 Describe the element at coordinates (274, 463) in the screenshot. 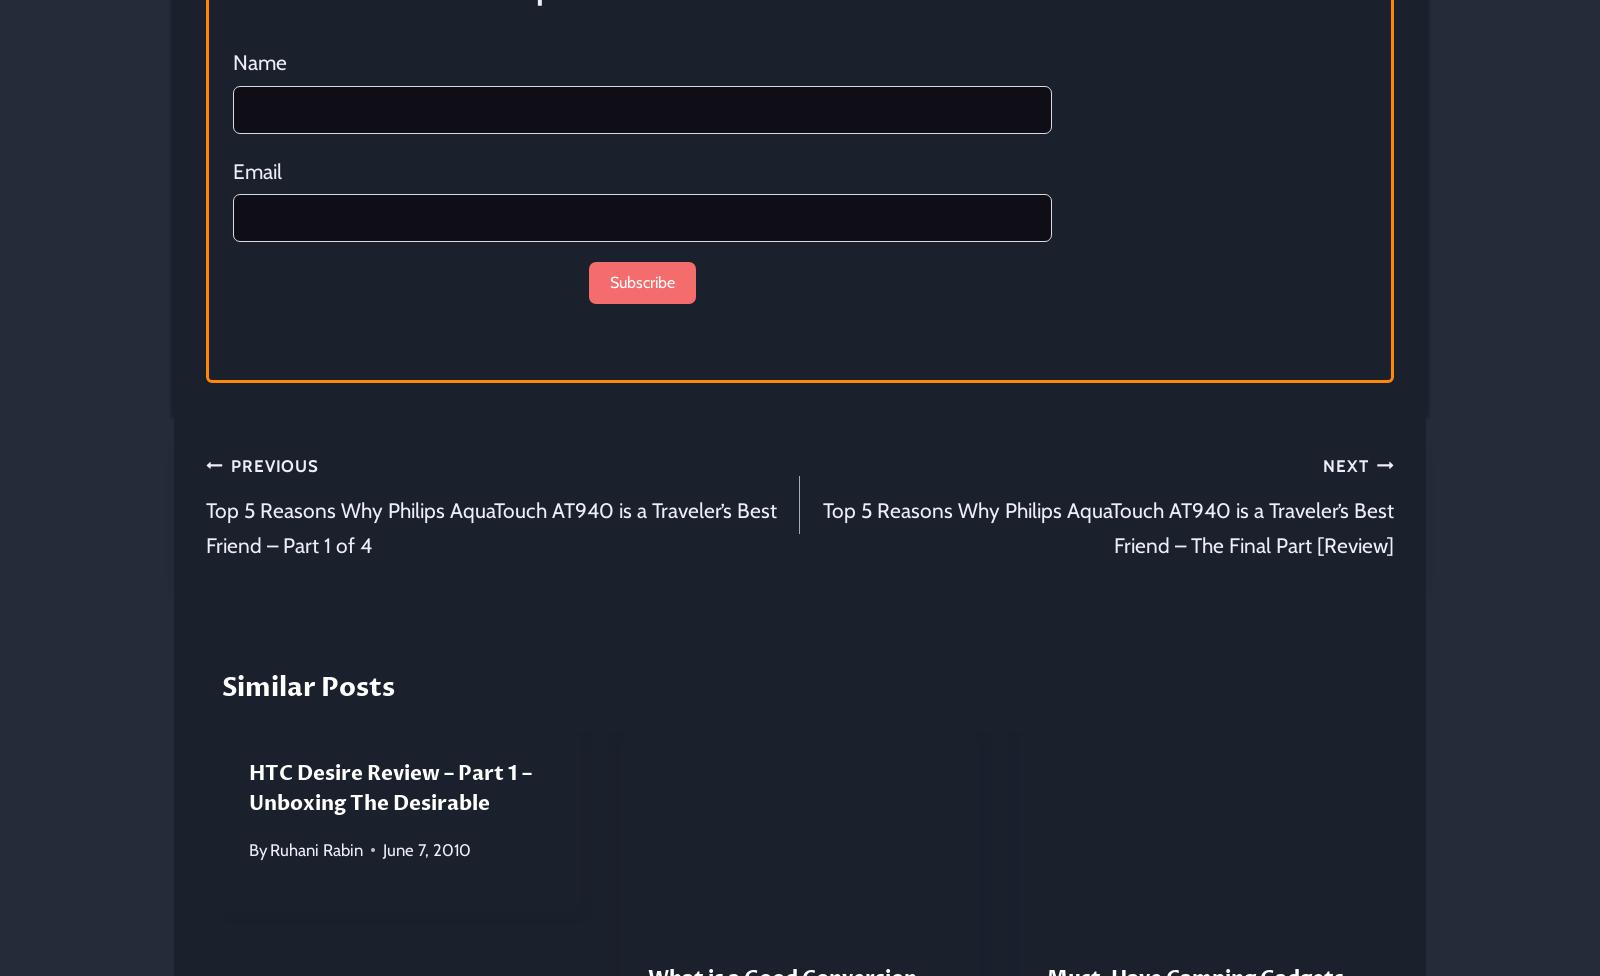

I see `'Previous'` at that location.